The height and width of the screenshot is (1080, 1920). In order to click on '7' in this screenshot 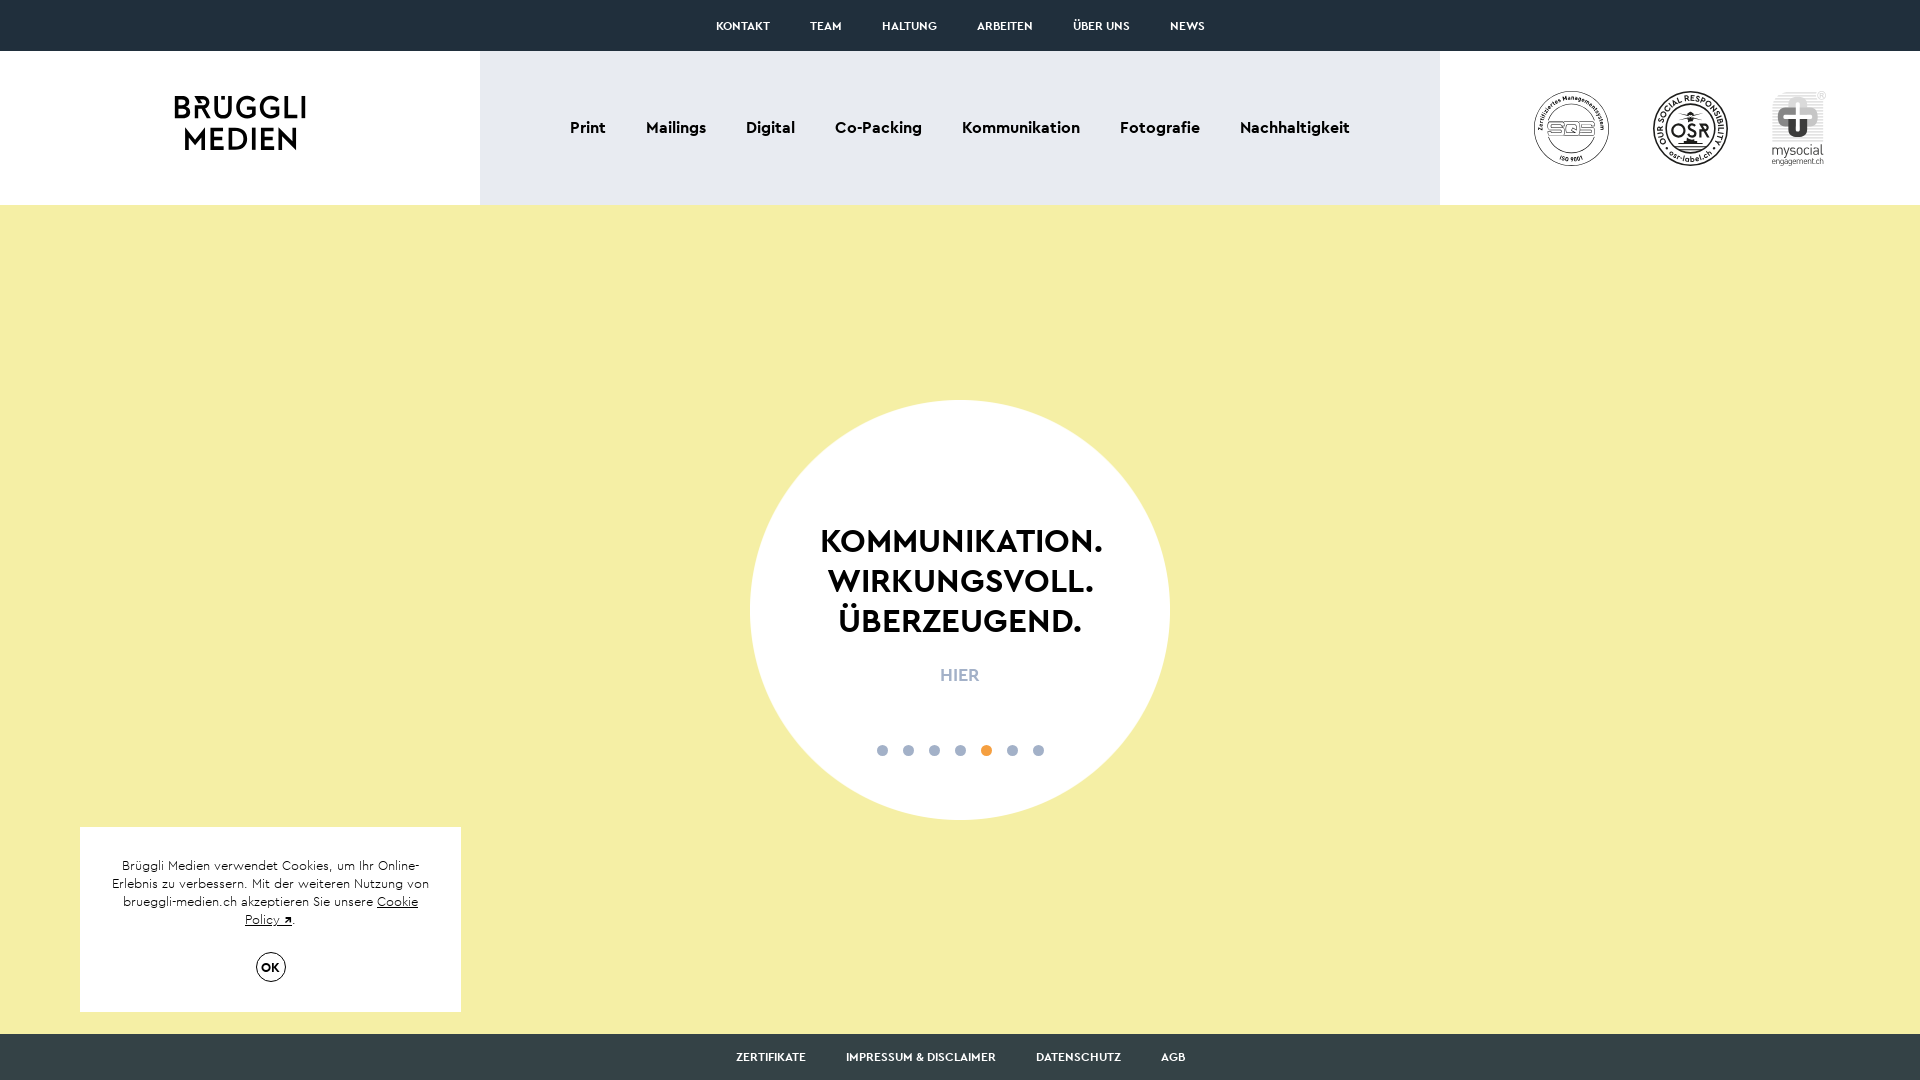, I will do `click(1037, 750)`.